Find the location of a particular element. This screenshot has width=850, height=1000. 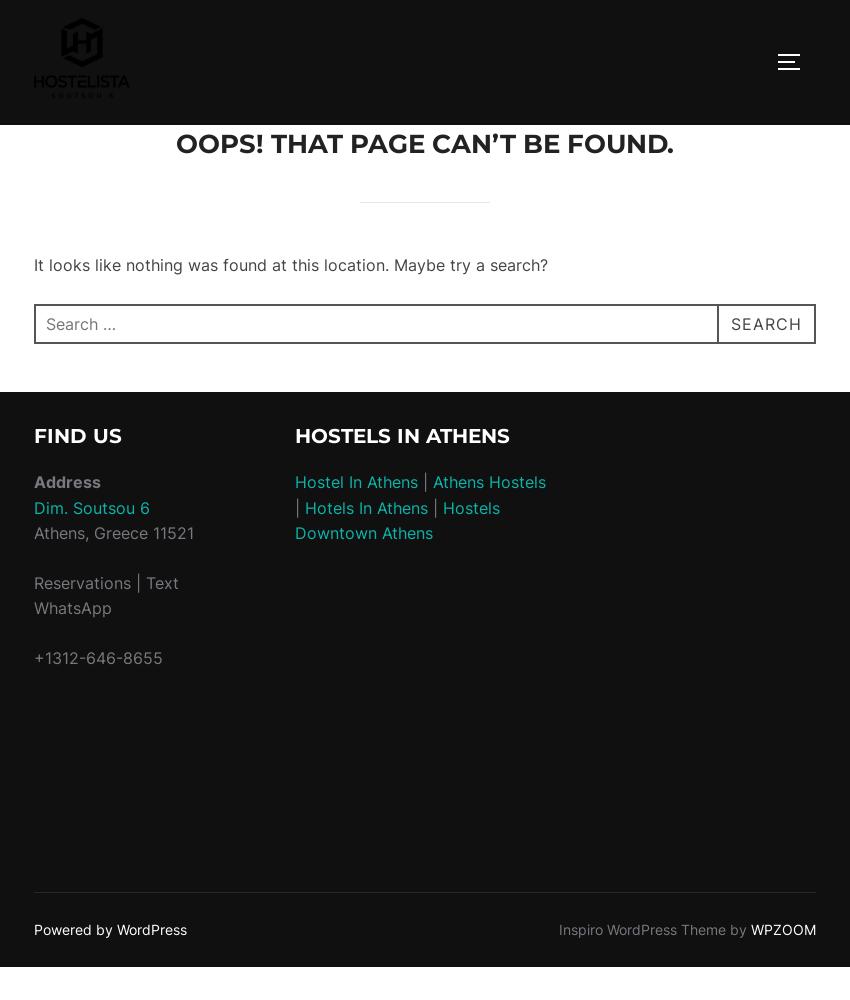

'Find Us' is located at coordinates (33, 435).